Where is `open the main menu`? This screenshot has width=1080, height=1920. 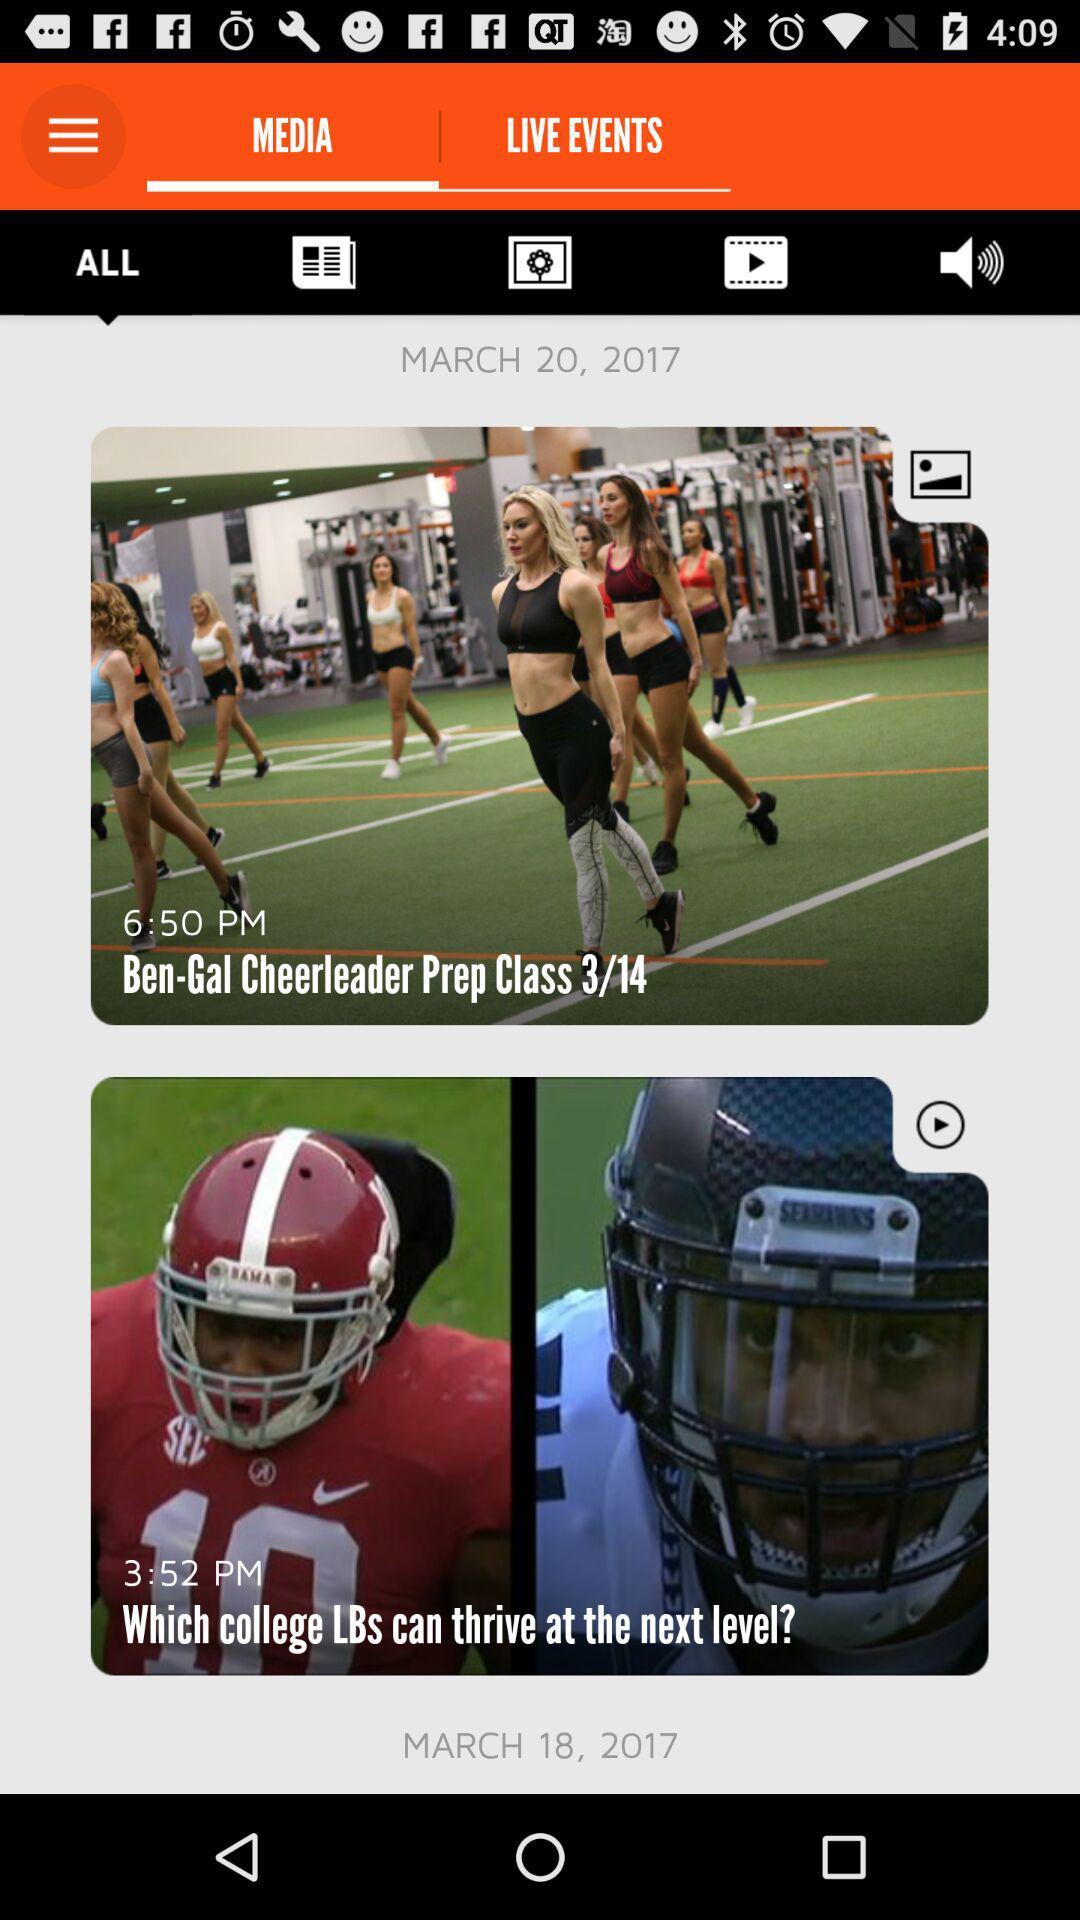 open the main menu is located at coordinates (72, 135).